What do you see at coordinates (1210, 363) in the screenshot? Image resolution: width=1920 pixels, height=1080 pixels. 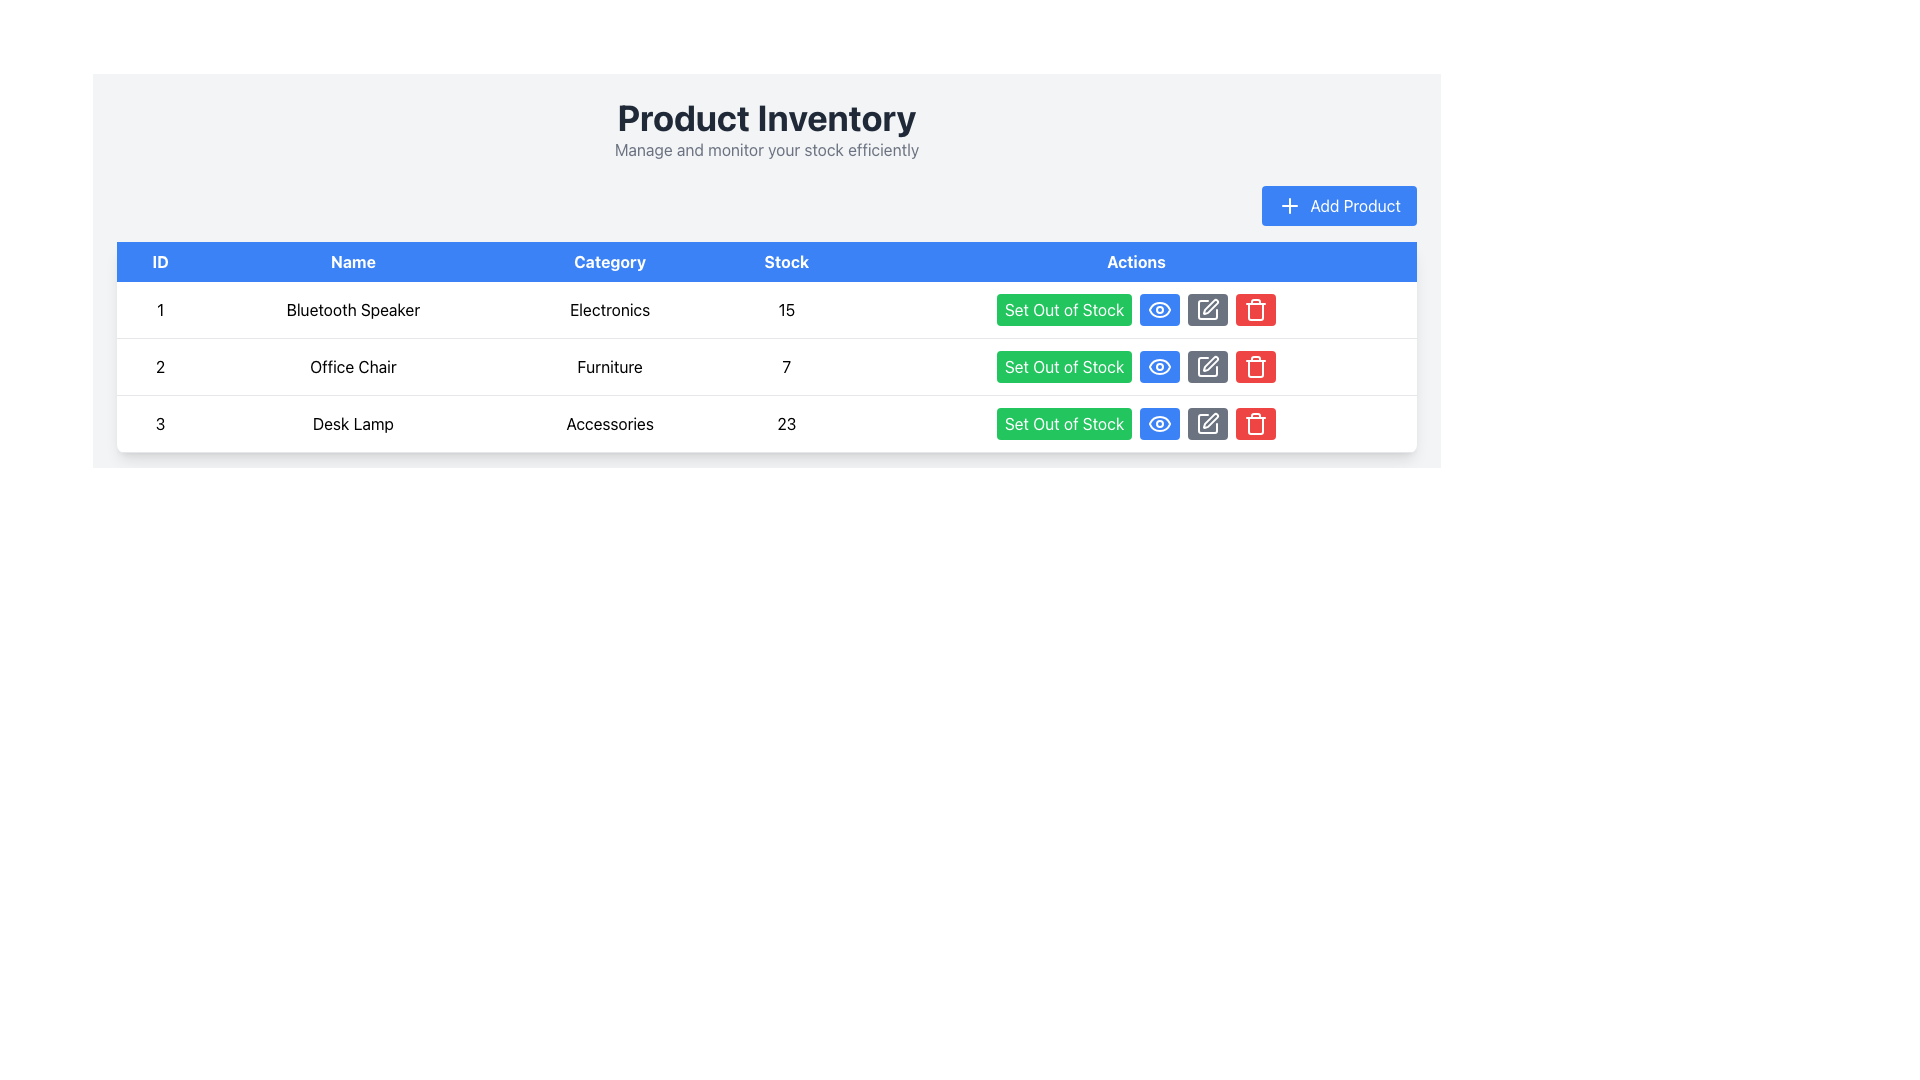 I see `the pen icon, the third action icon in the 'Actions' column of the product items table` at bounding box center [1210, 363].